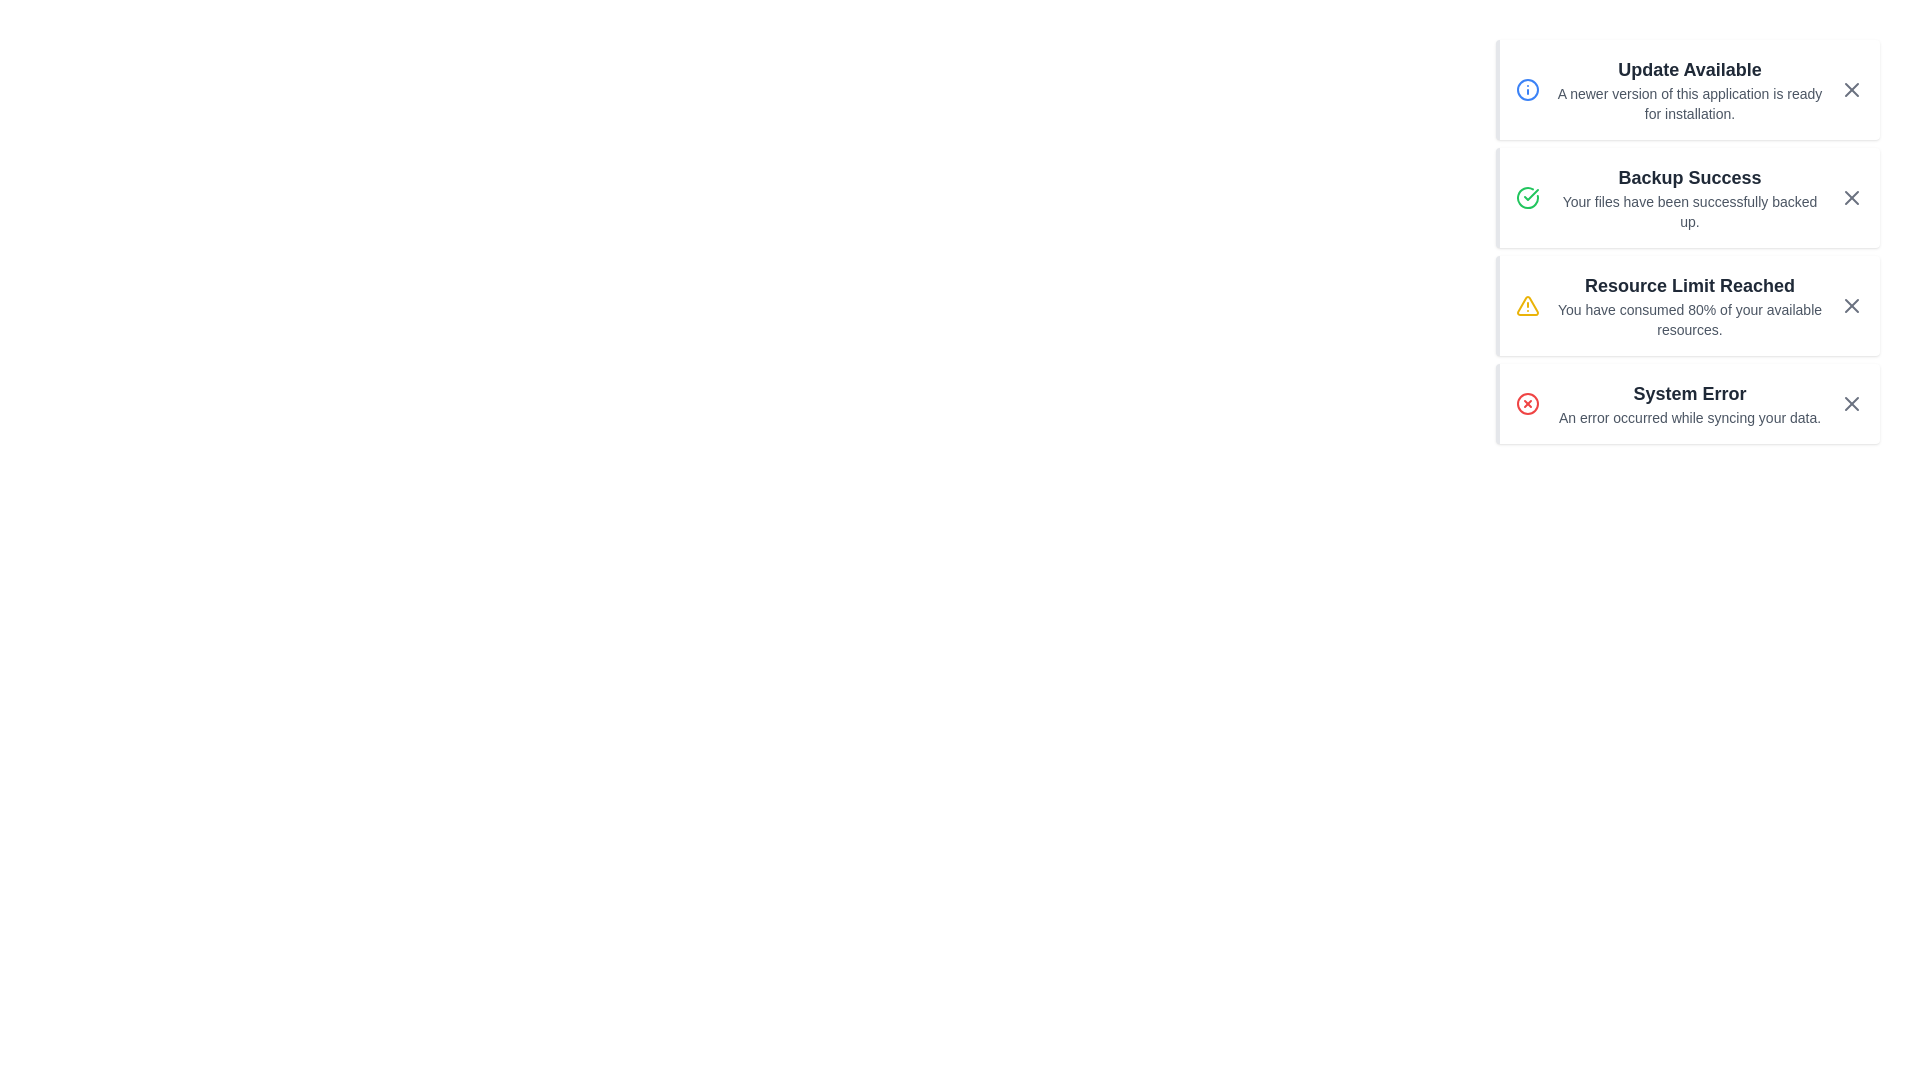  What do you see at coordinates (1688, 104) in the screenshot?
I see `the informational message about the availability of a newer version of the application, located in the 'Update Available' notification block, just below its title` at bounding box center [1688, 104].